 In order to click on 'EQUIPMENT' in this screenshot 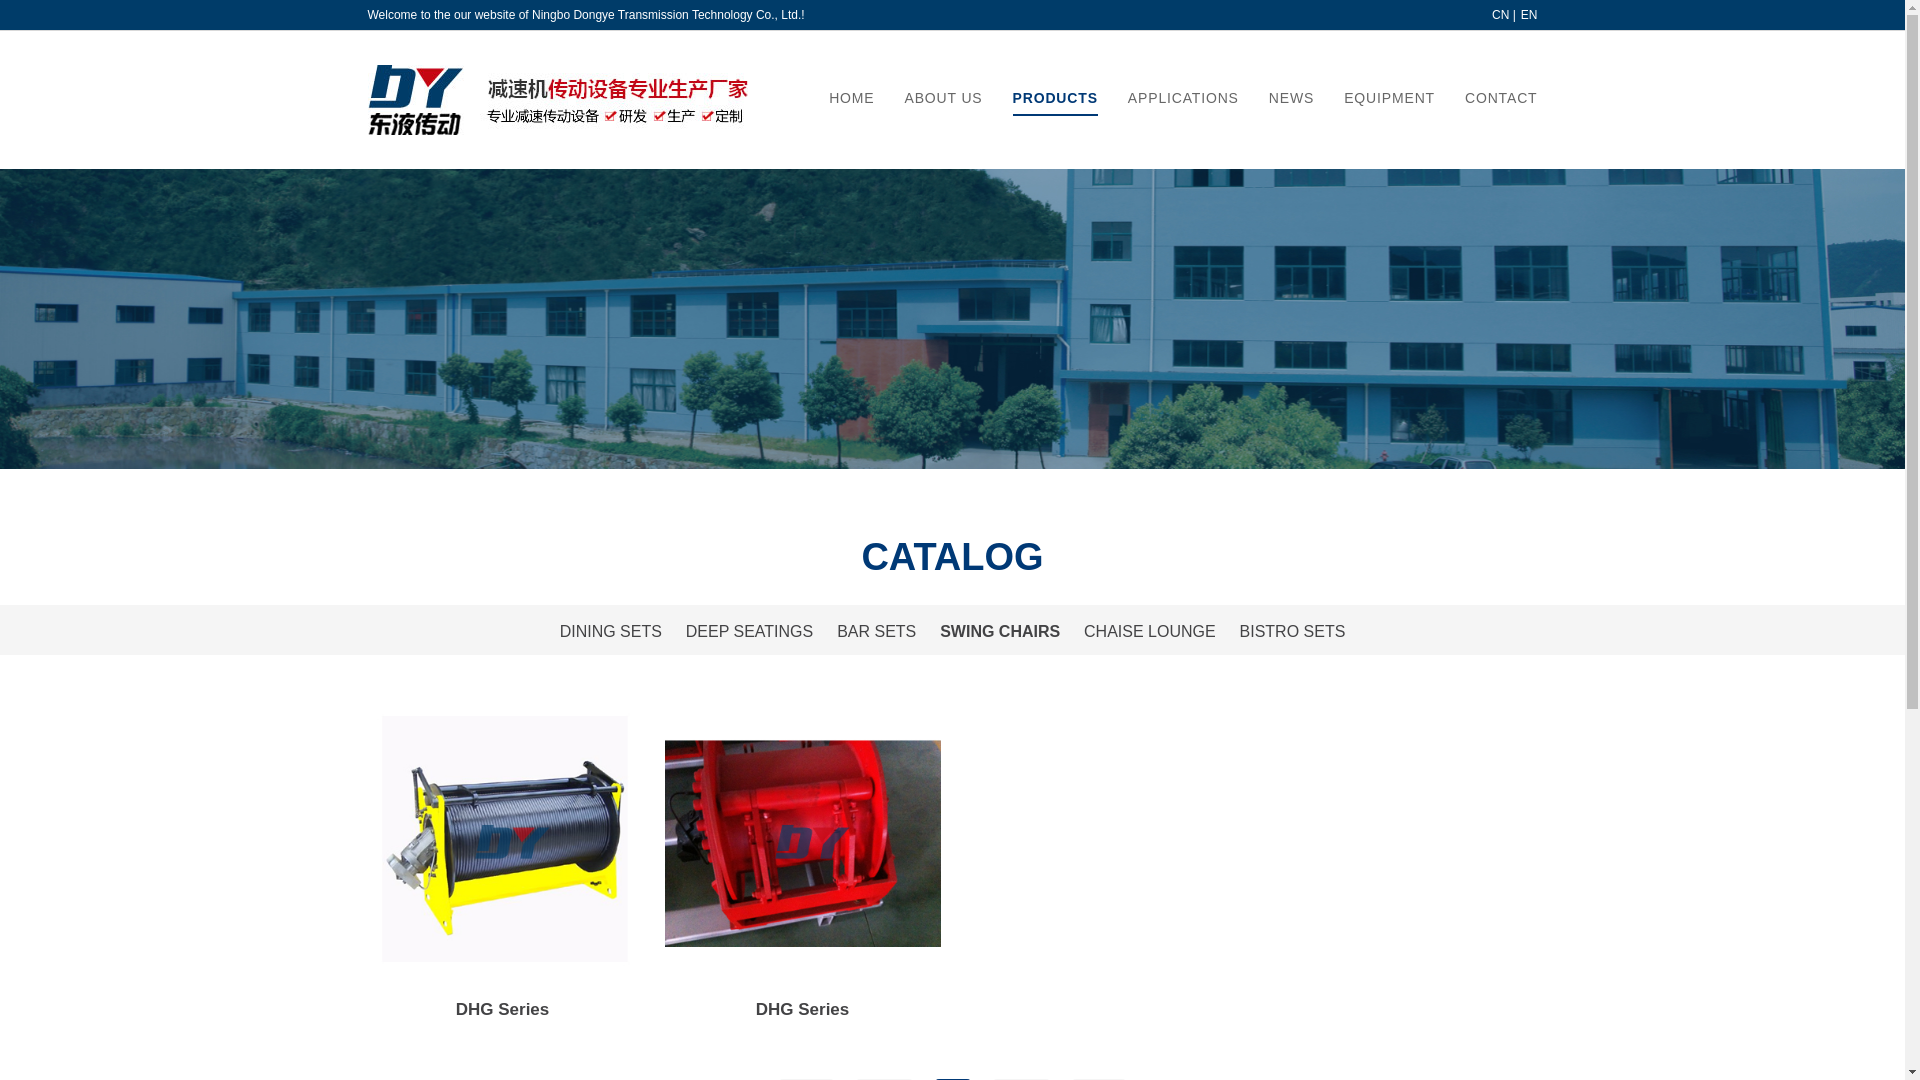, I will do `click(1388, 97)`.